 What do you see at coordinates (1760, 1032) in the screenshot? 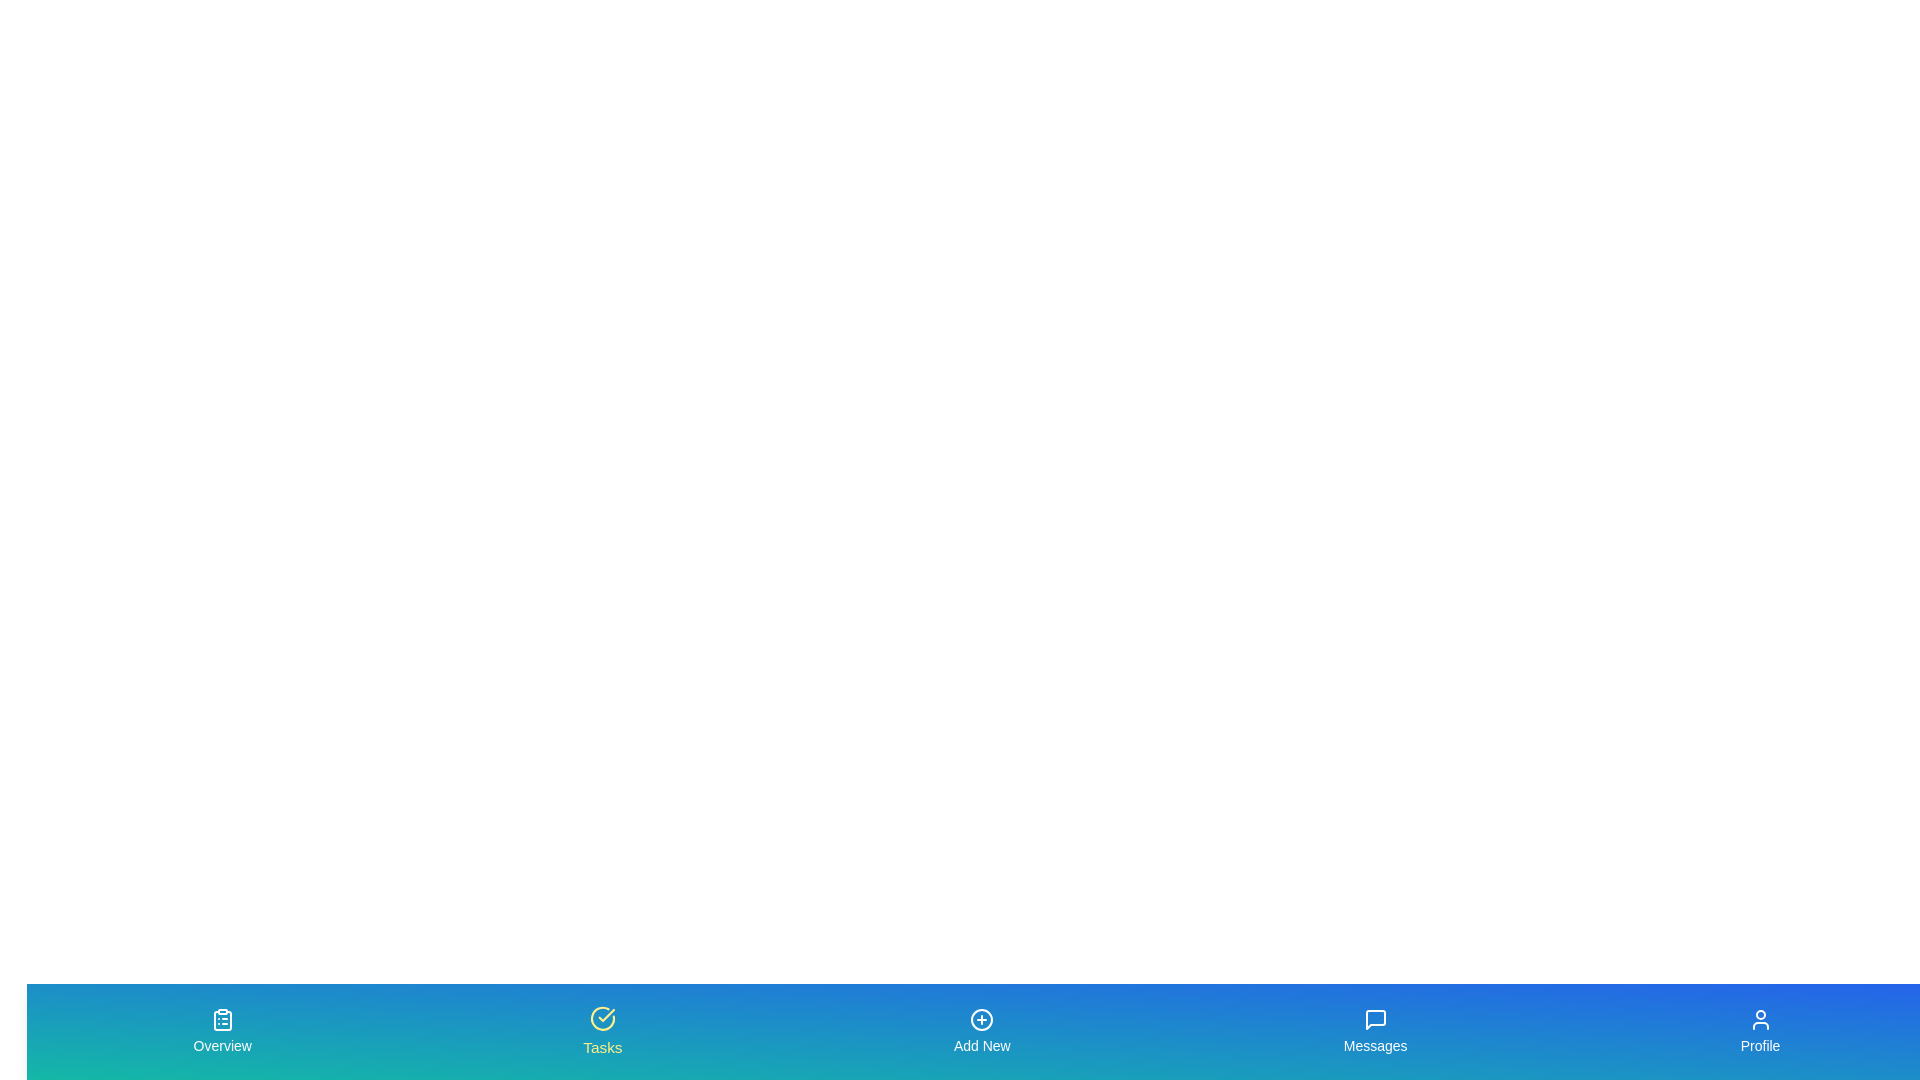
I see `the tab Profile by clicking on its button` at bounding box center [1760, 1032].